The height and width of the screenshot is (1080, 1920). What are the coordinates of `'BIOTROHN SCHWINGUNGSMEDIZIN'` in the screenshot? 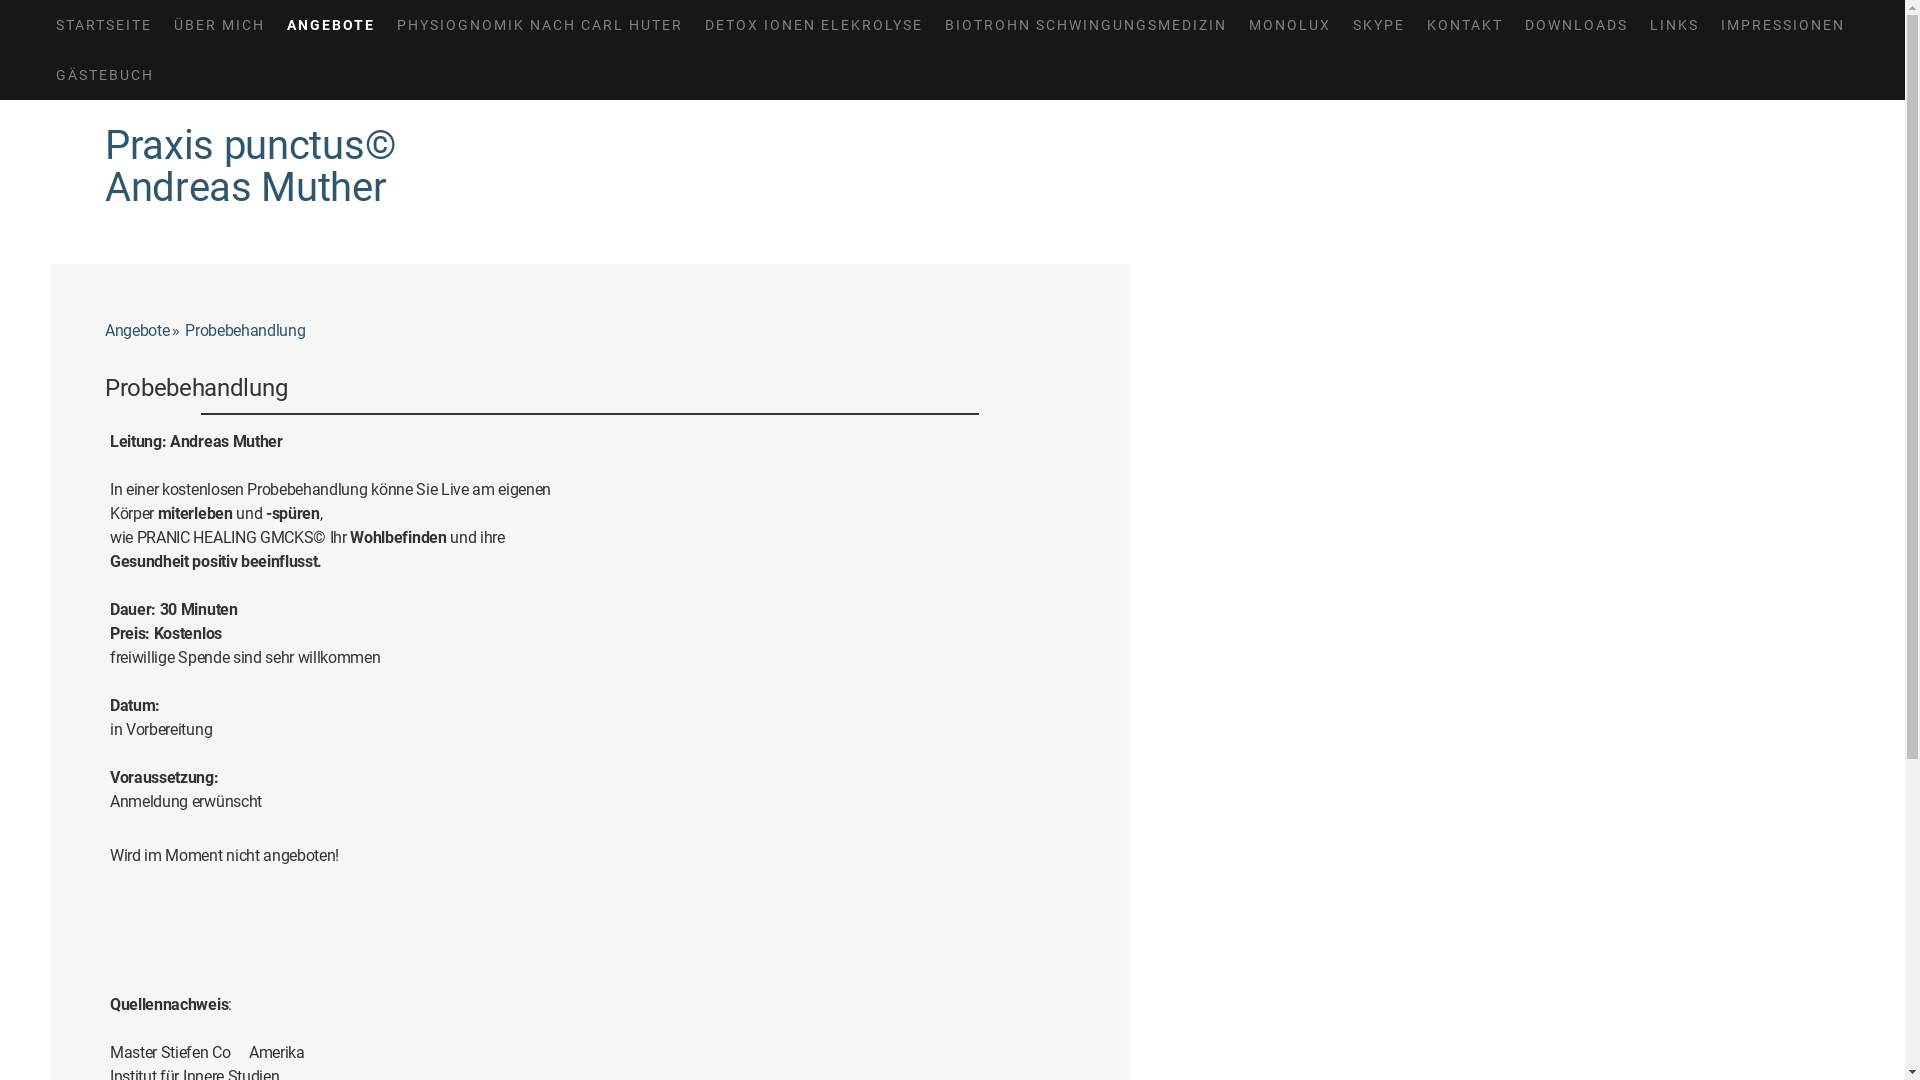 It's located at (1084, 24).